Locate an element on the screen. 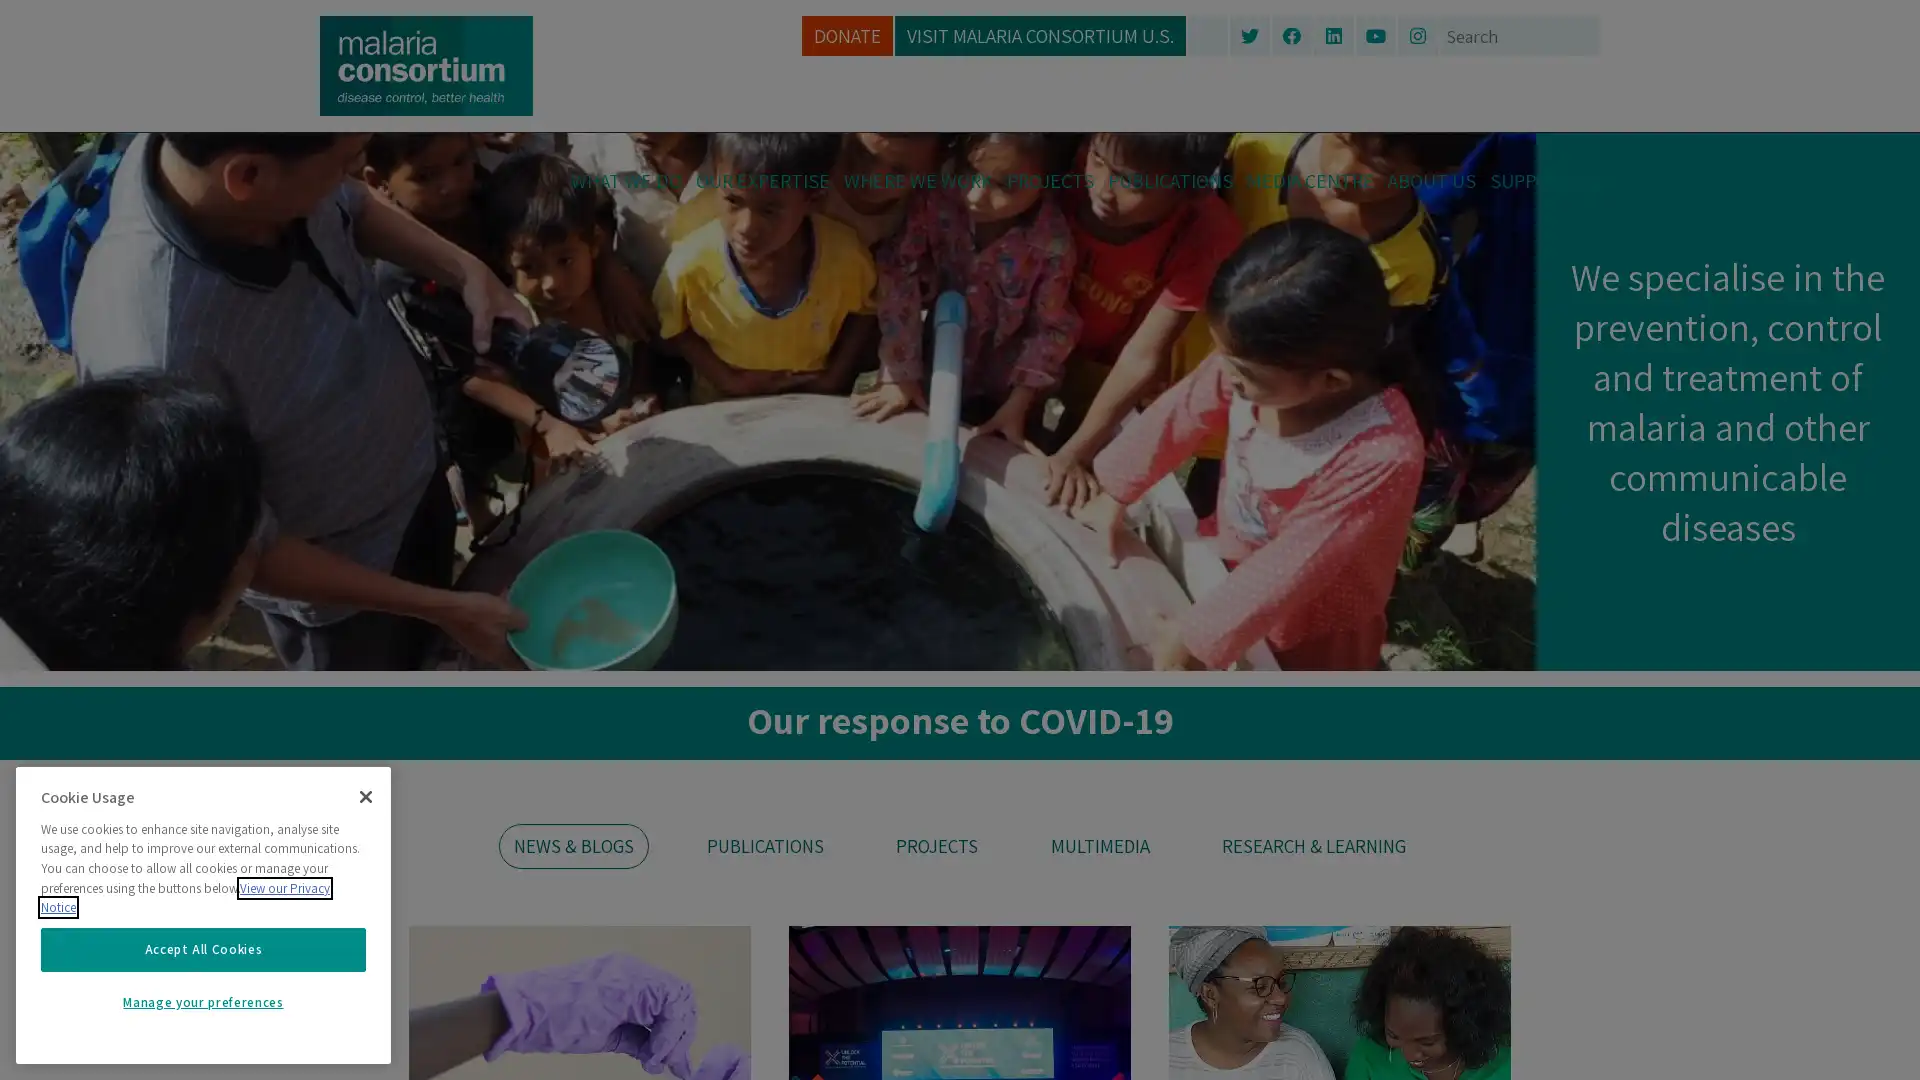 Image resolution: width=1920 pixels, height=1080 pixels. Close is located at coordinates (365, 796).